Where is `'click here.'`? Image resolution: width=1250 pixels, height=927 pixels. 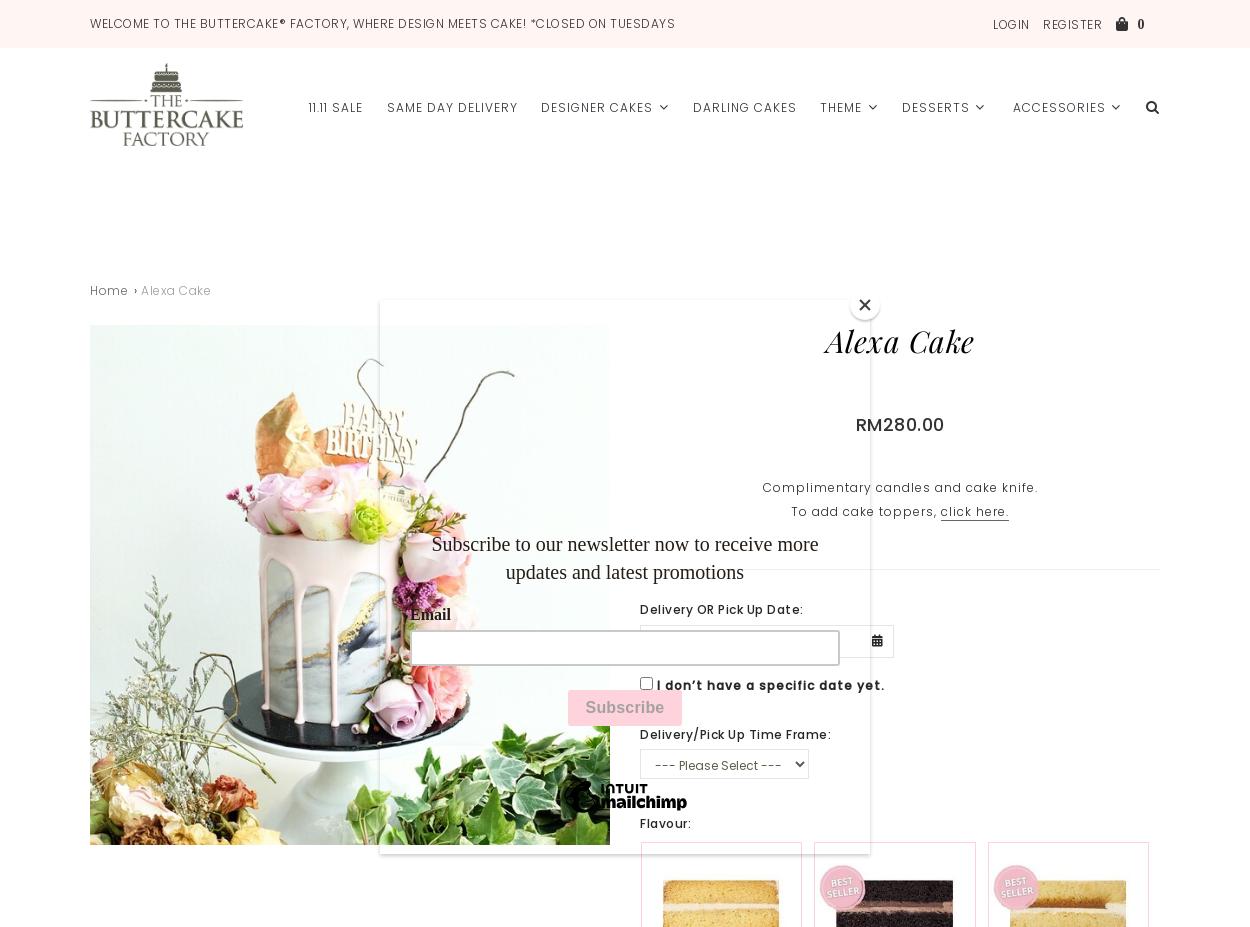
'click here.' is located at coordinates (974, 511).